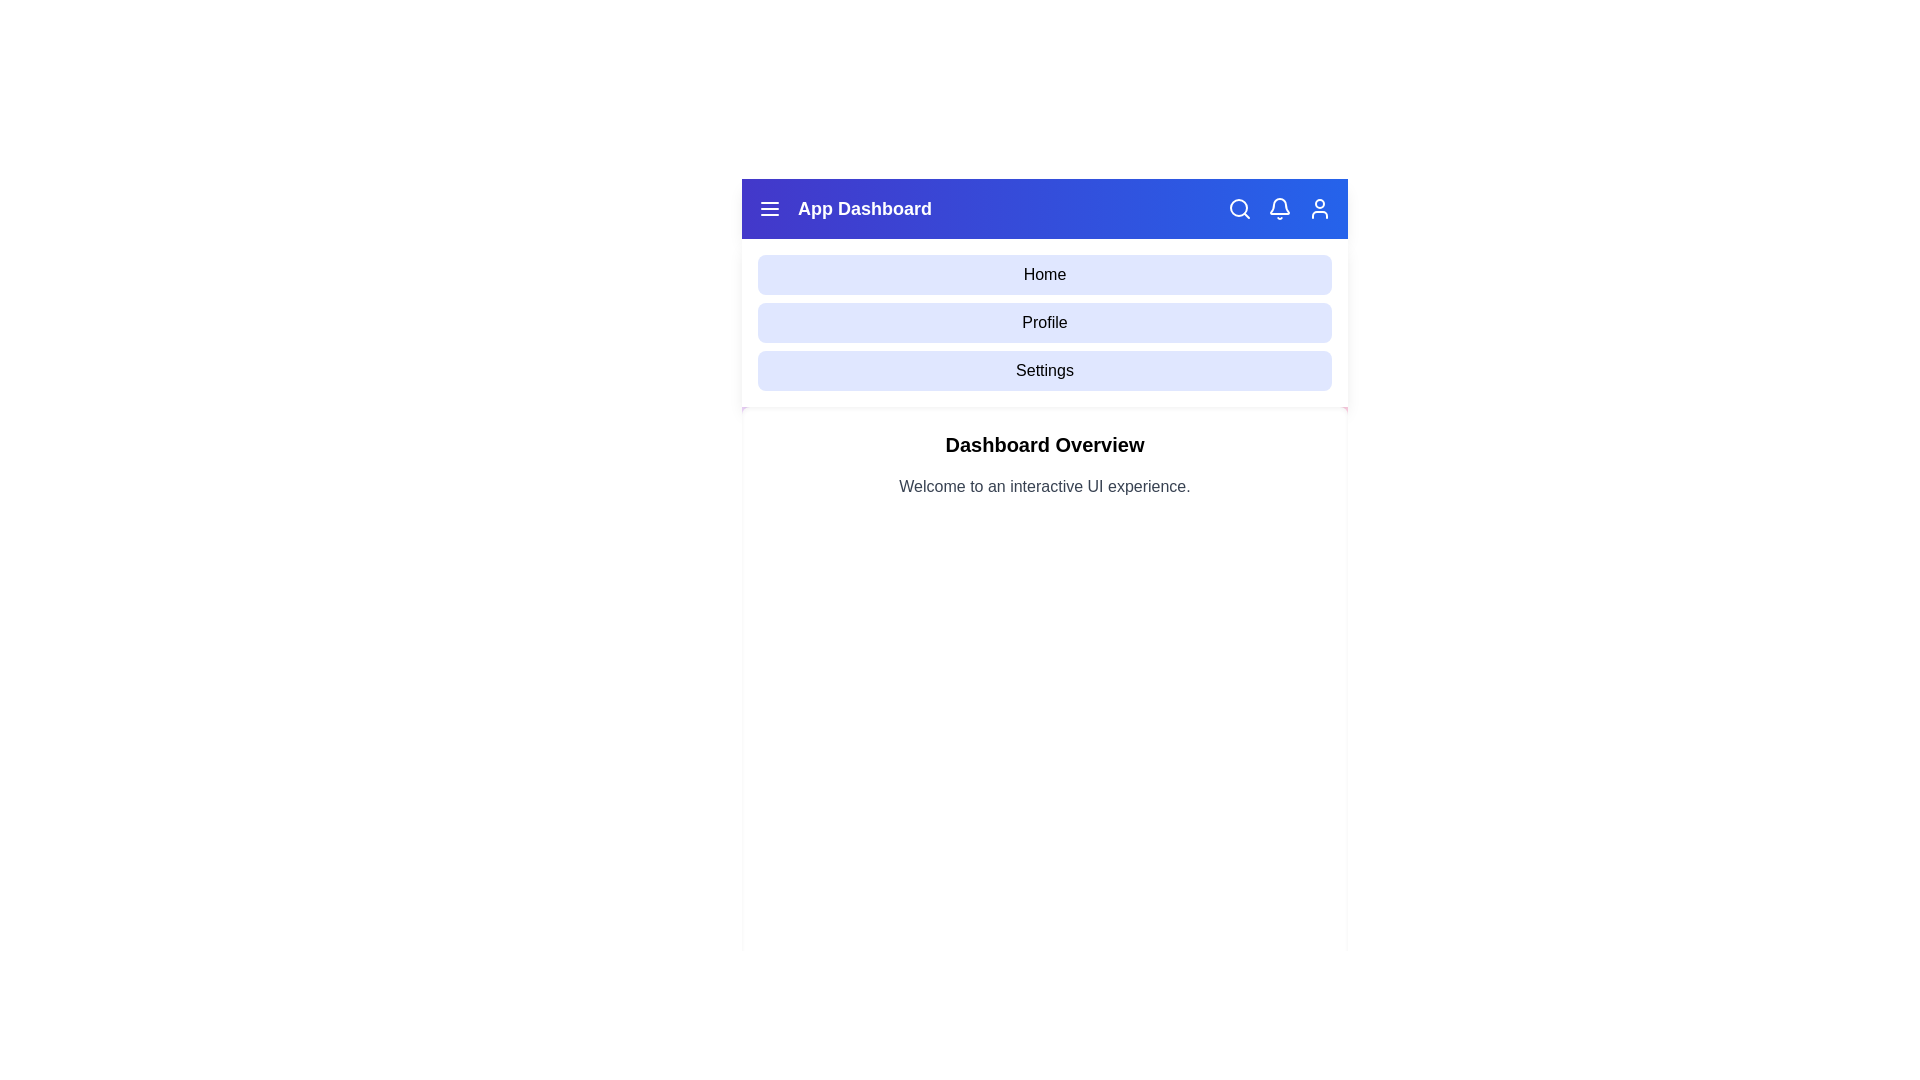  Describe the element at coordinates (1044, 370) in the screenshot. I see `the 'Settings' menu option` at that location.